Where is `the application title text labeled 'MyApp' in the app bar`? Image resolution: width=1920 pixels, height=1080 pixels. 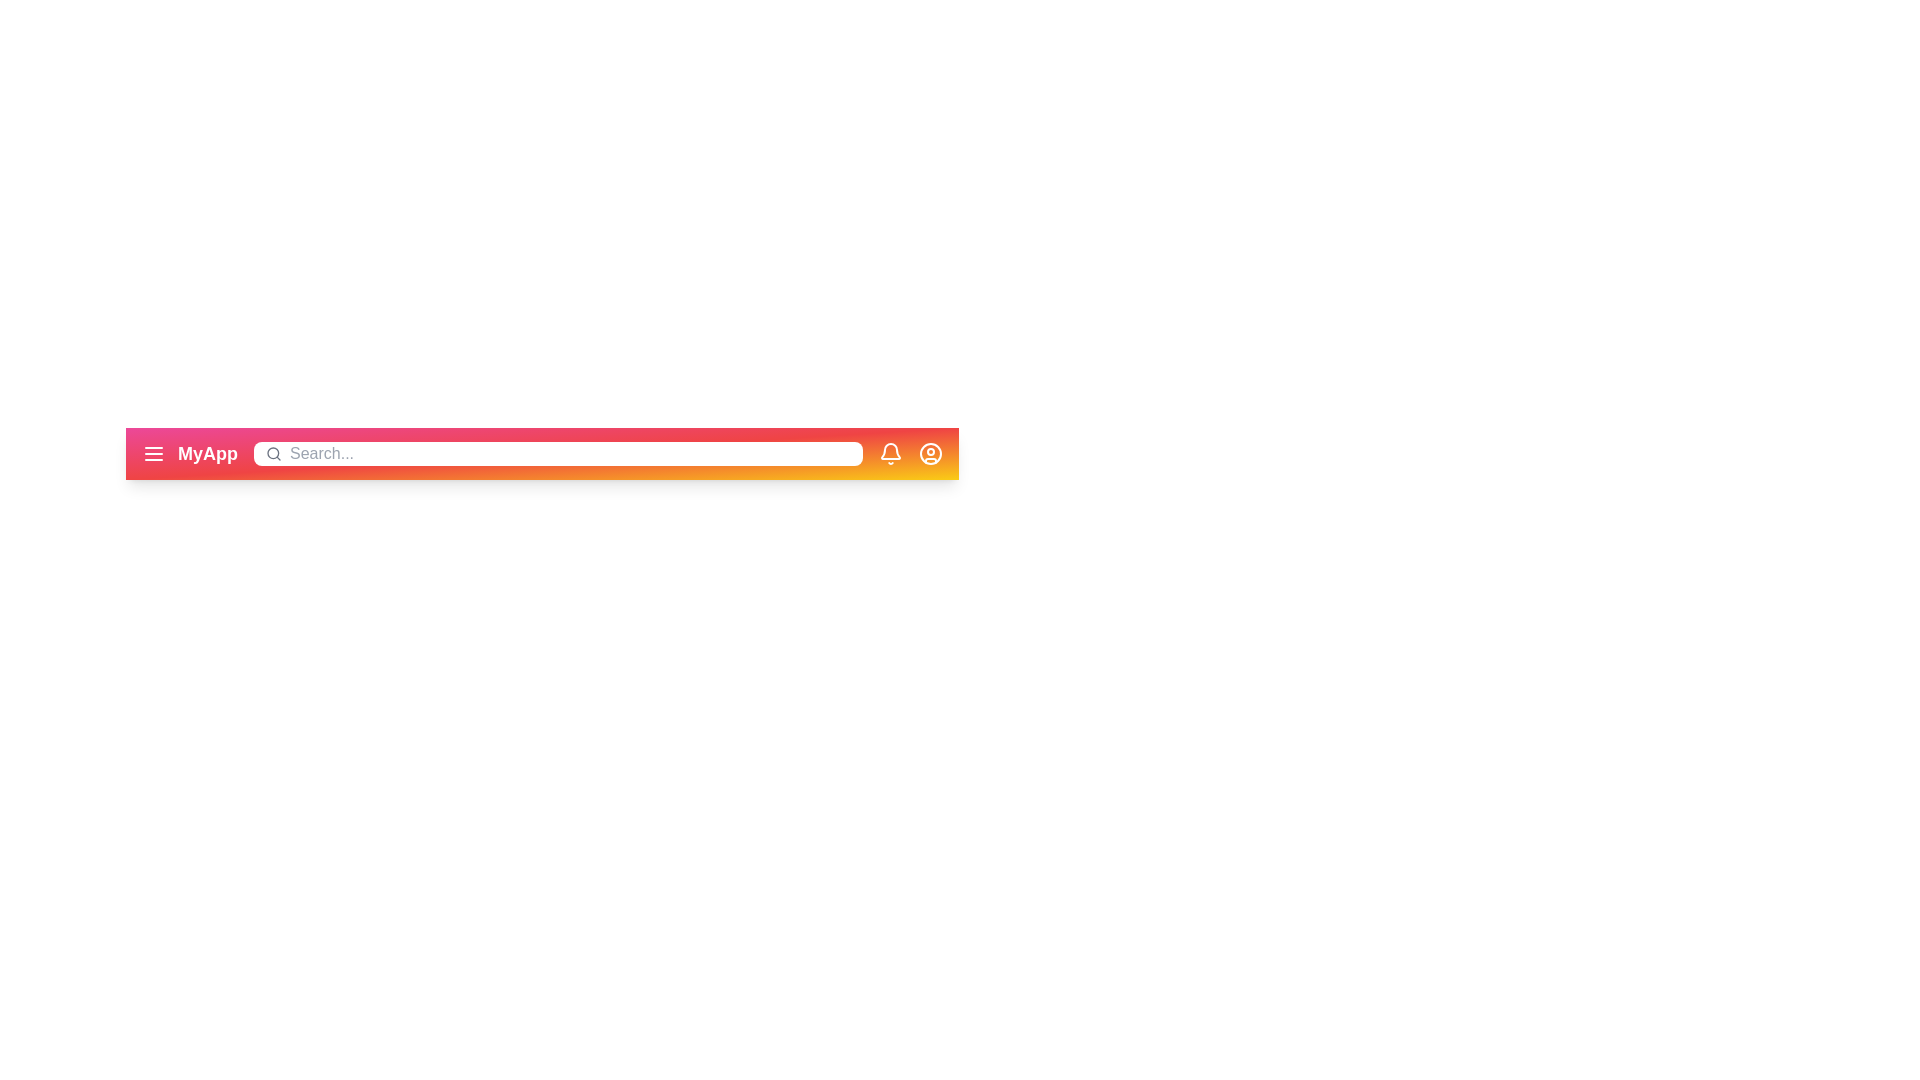 the application title text labeled 'MyApp' in the app bar is located at coordinates (207, 454).